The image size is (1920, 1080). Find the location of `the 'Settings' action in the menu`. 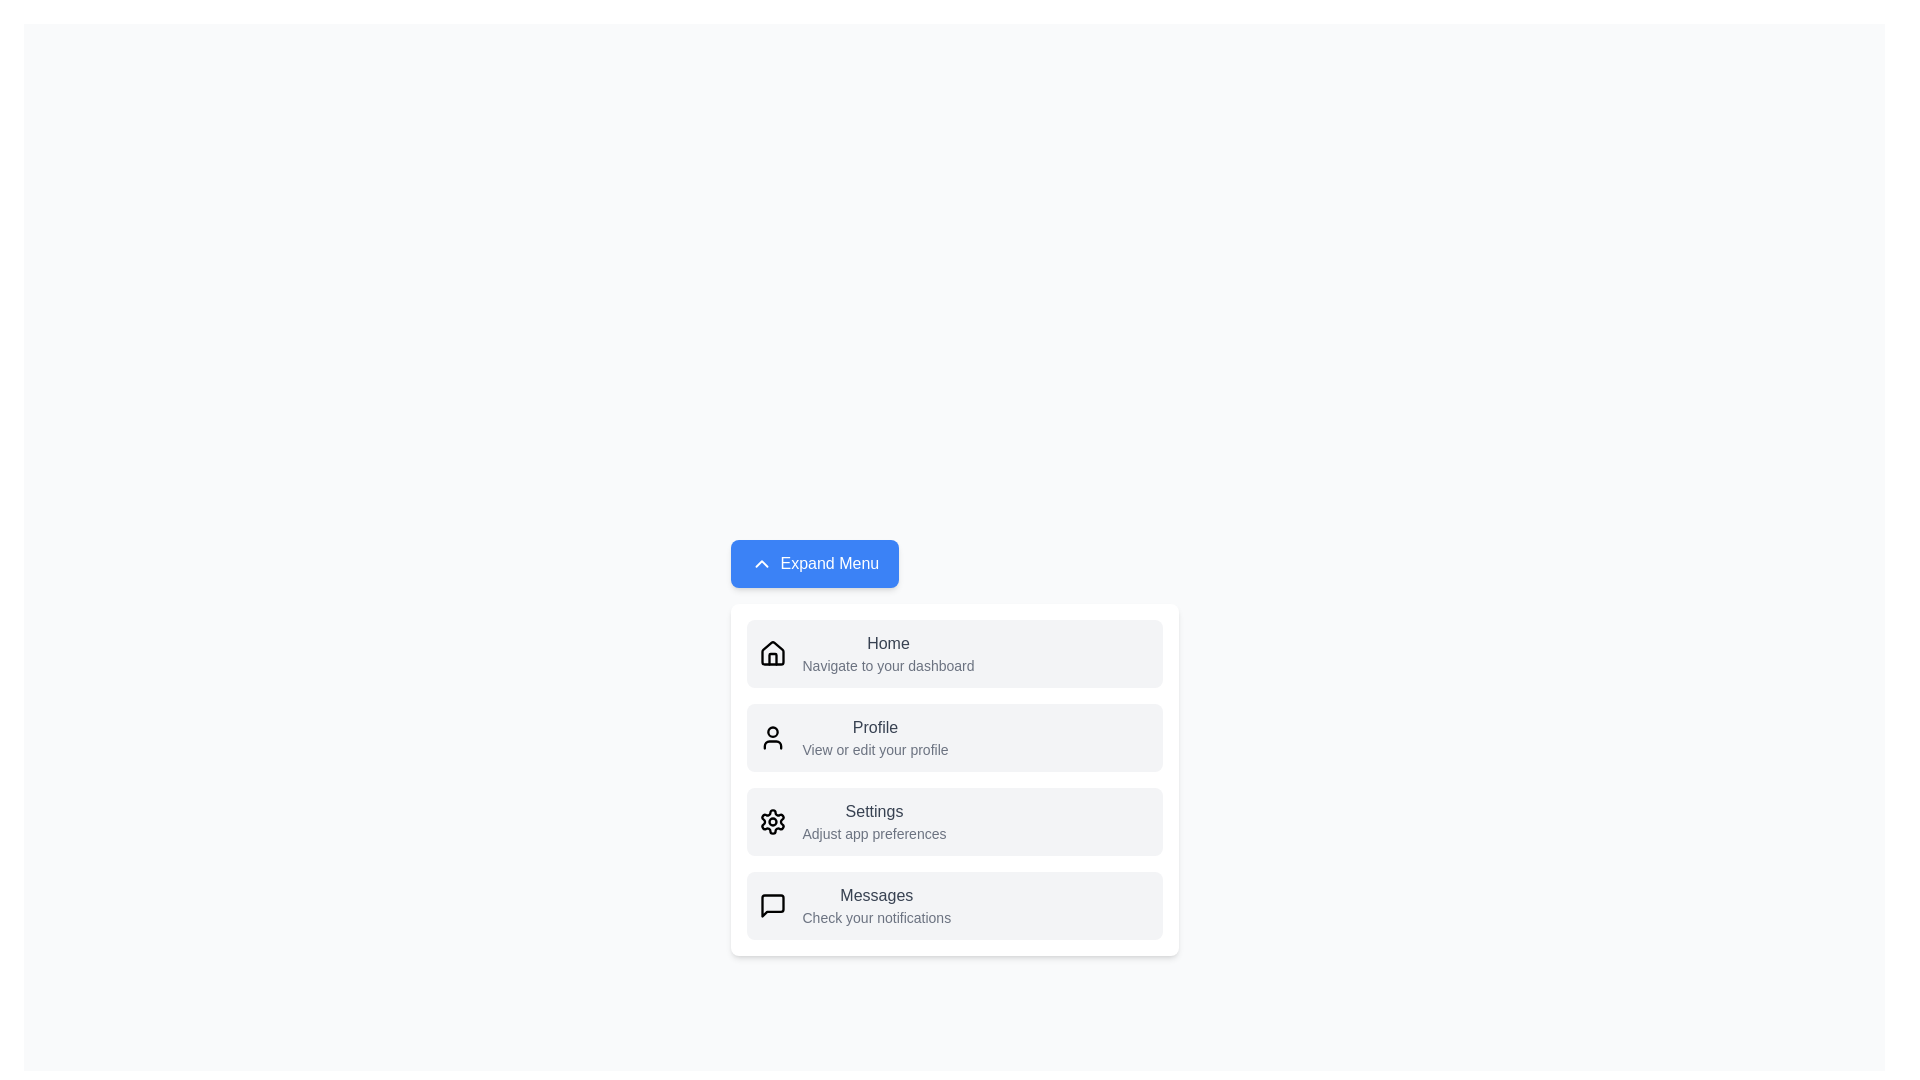

the 'Settings' action in the menu is located at coordinates (874, 821).